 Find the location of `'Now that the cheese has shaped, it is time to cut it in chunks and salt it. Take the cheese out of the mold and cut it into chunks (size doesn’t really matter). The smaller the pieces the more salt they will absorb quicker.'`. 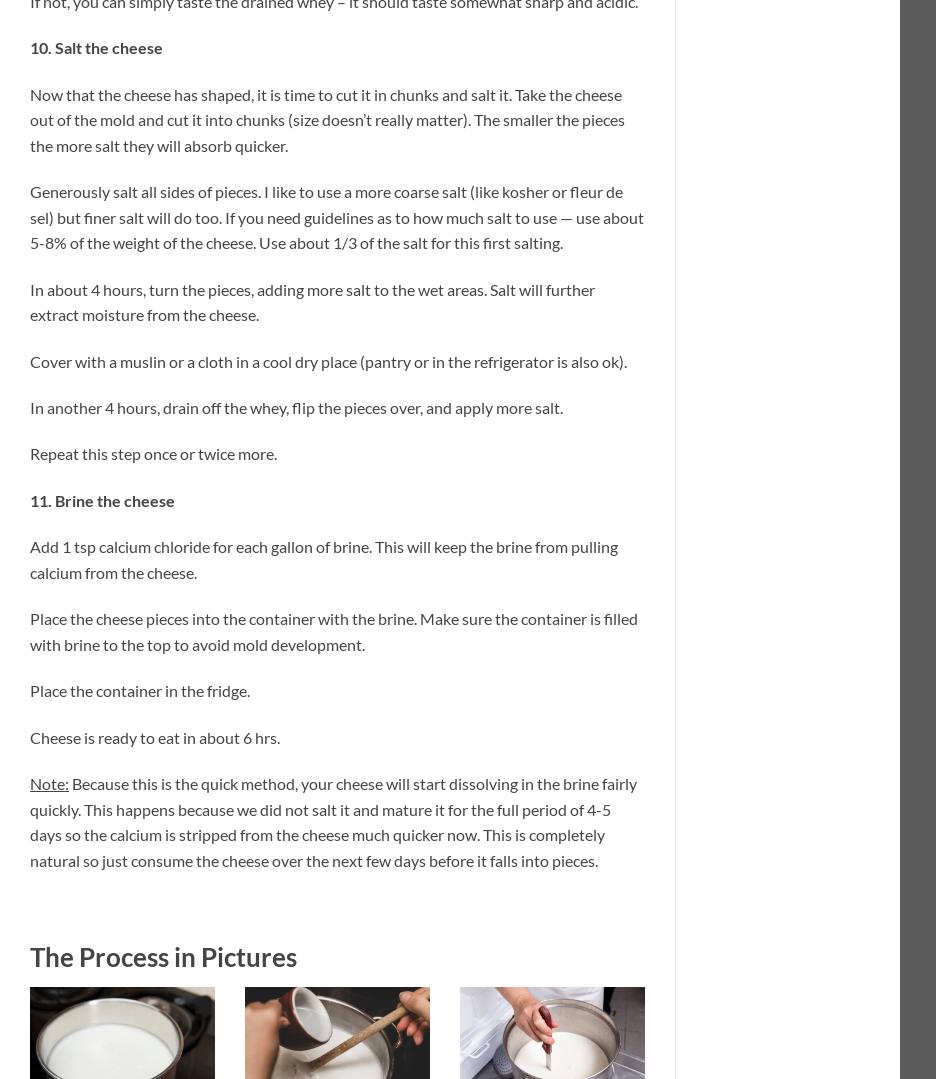

'Now that the cheese has shaped, it is time to cut it in chunks and salt it. Take the cheese out of the mold and cut it into chunks (size doesn’t really matter). The smaller the pieces the more salt they will absorb quicker.' is located at coordinates (326, 119).